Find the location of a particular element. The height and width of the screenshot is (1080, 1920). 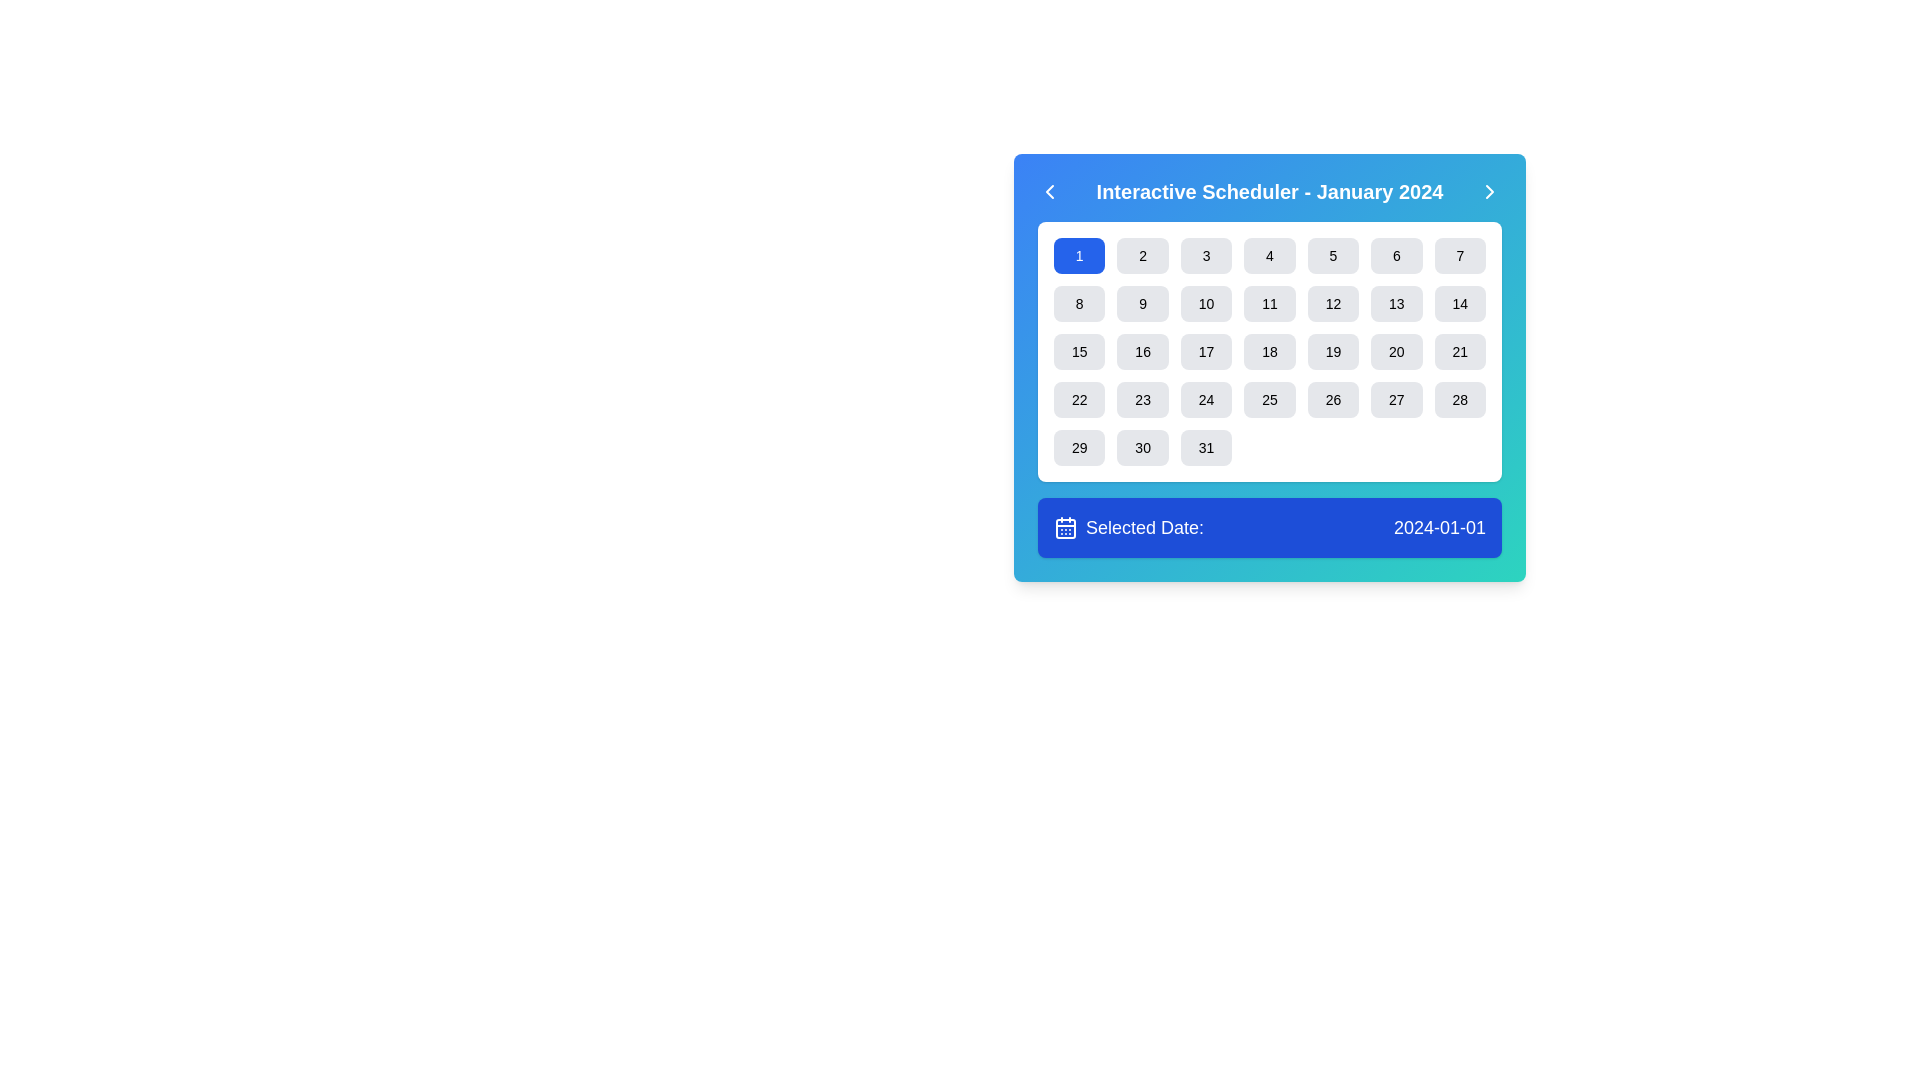

the button representing the selectable day within the monthly calendar view located in the sixth row and the first column of the grid layout is located at coordinates (1078, 446).